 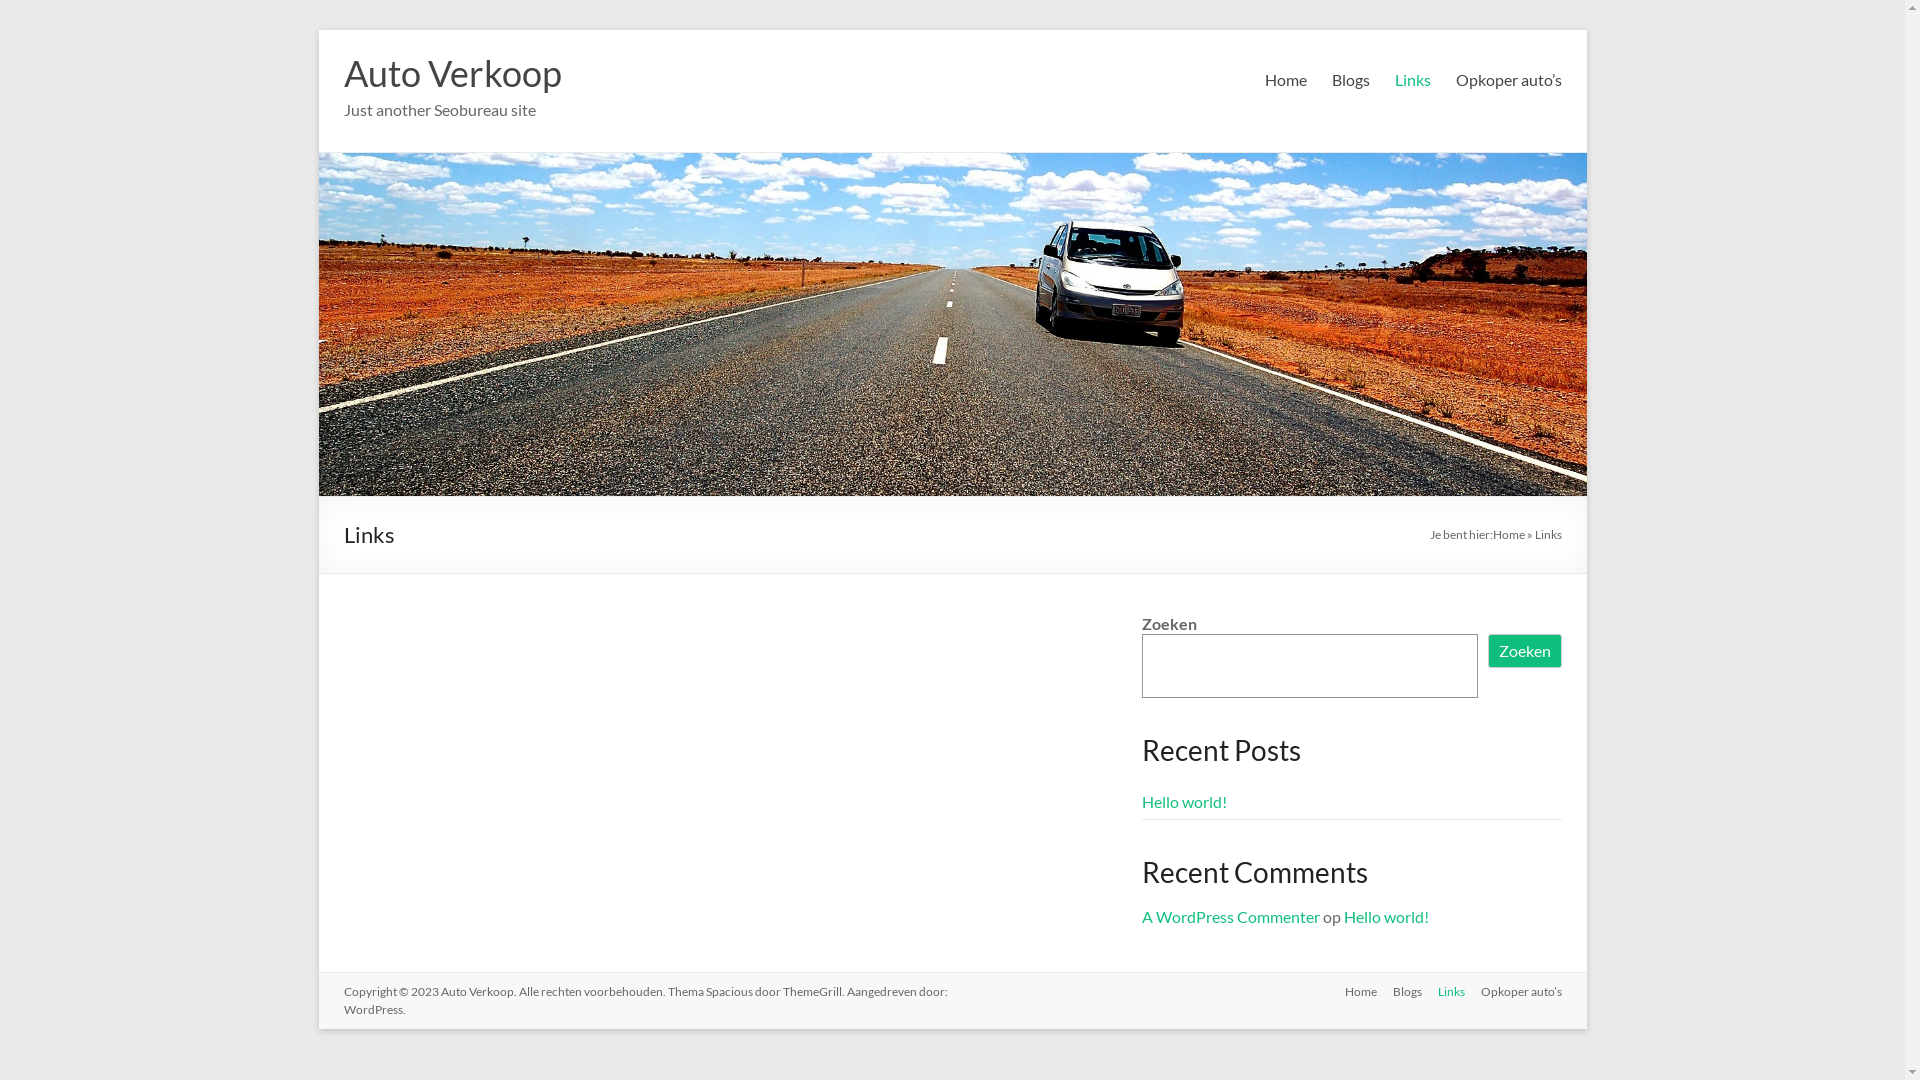 I want to click on 'Blogs', so click(x=1397, y=993).